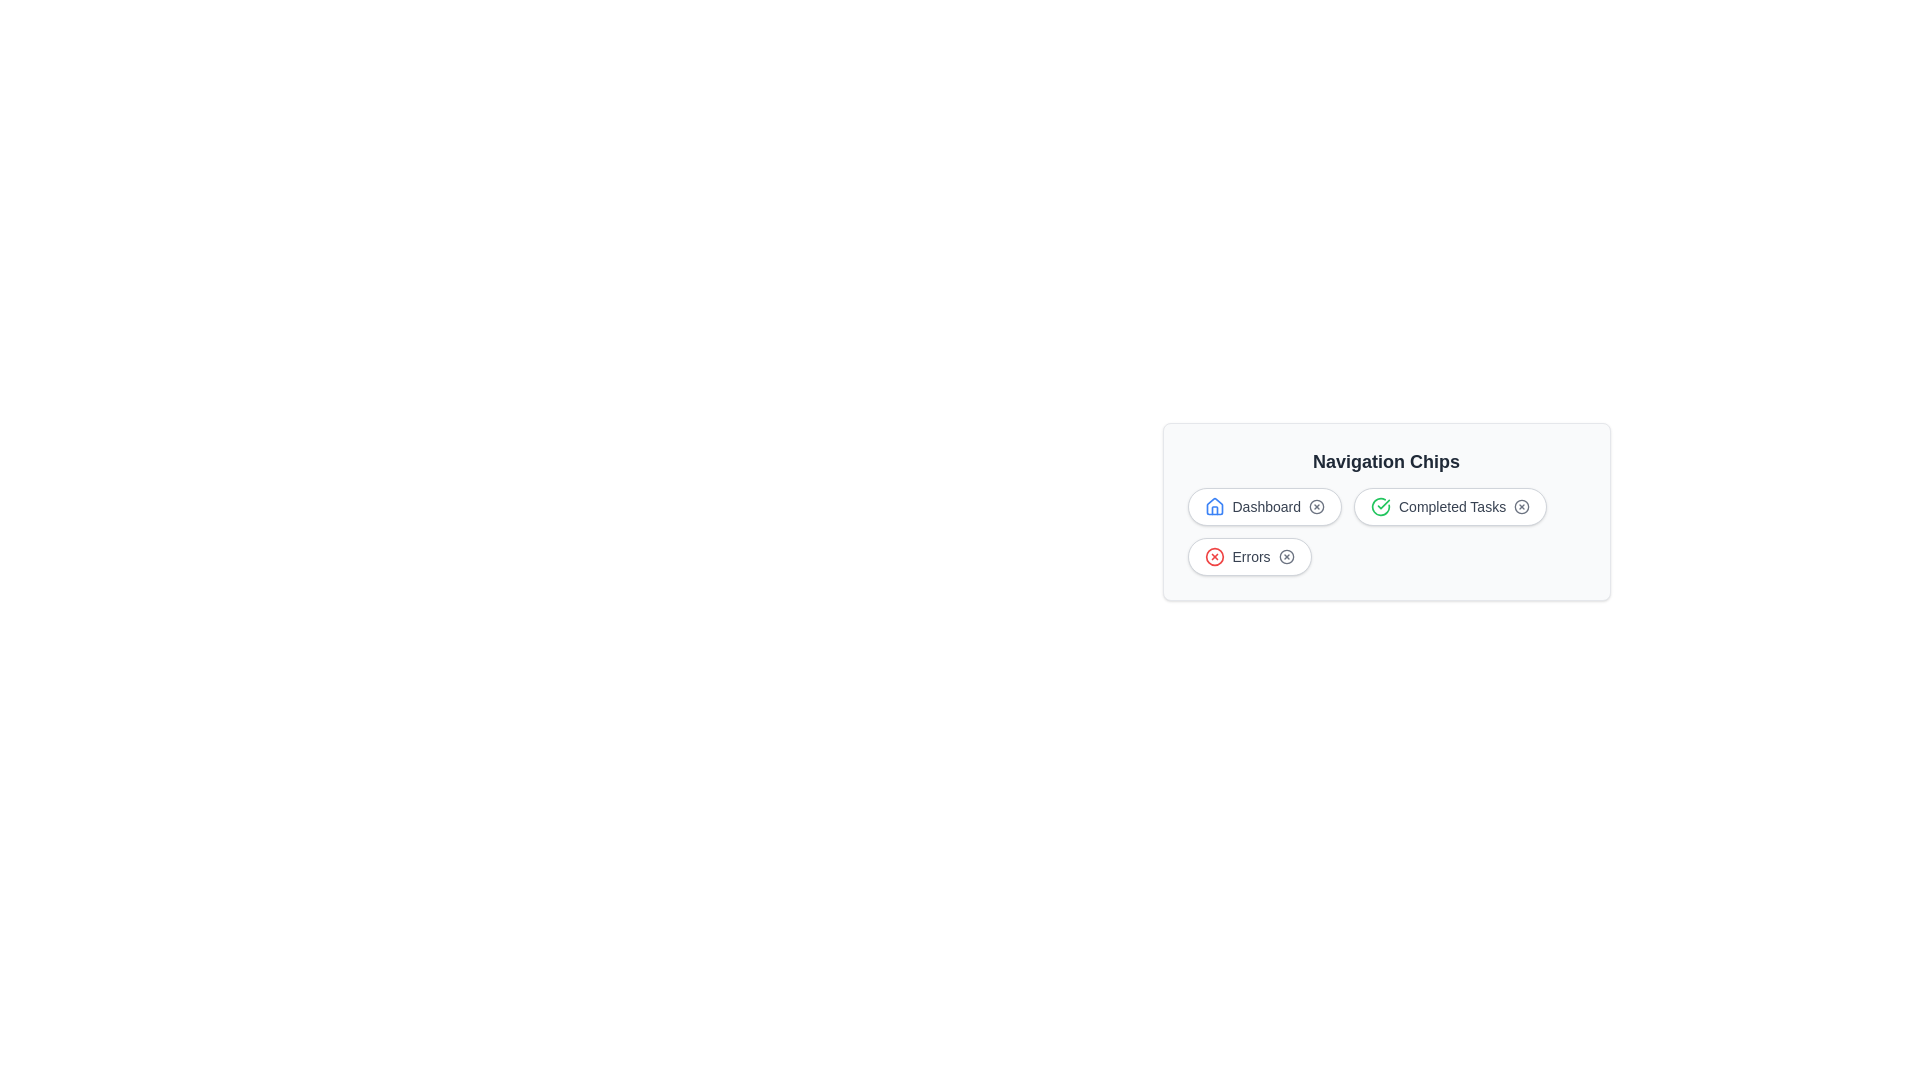 The image size is (1920, 1080). I want to click on the chip labeled Errors, so click(1248, 556).